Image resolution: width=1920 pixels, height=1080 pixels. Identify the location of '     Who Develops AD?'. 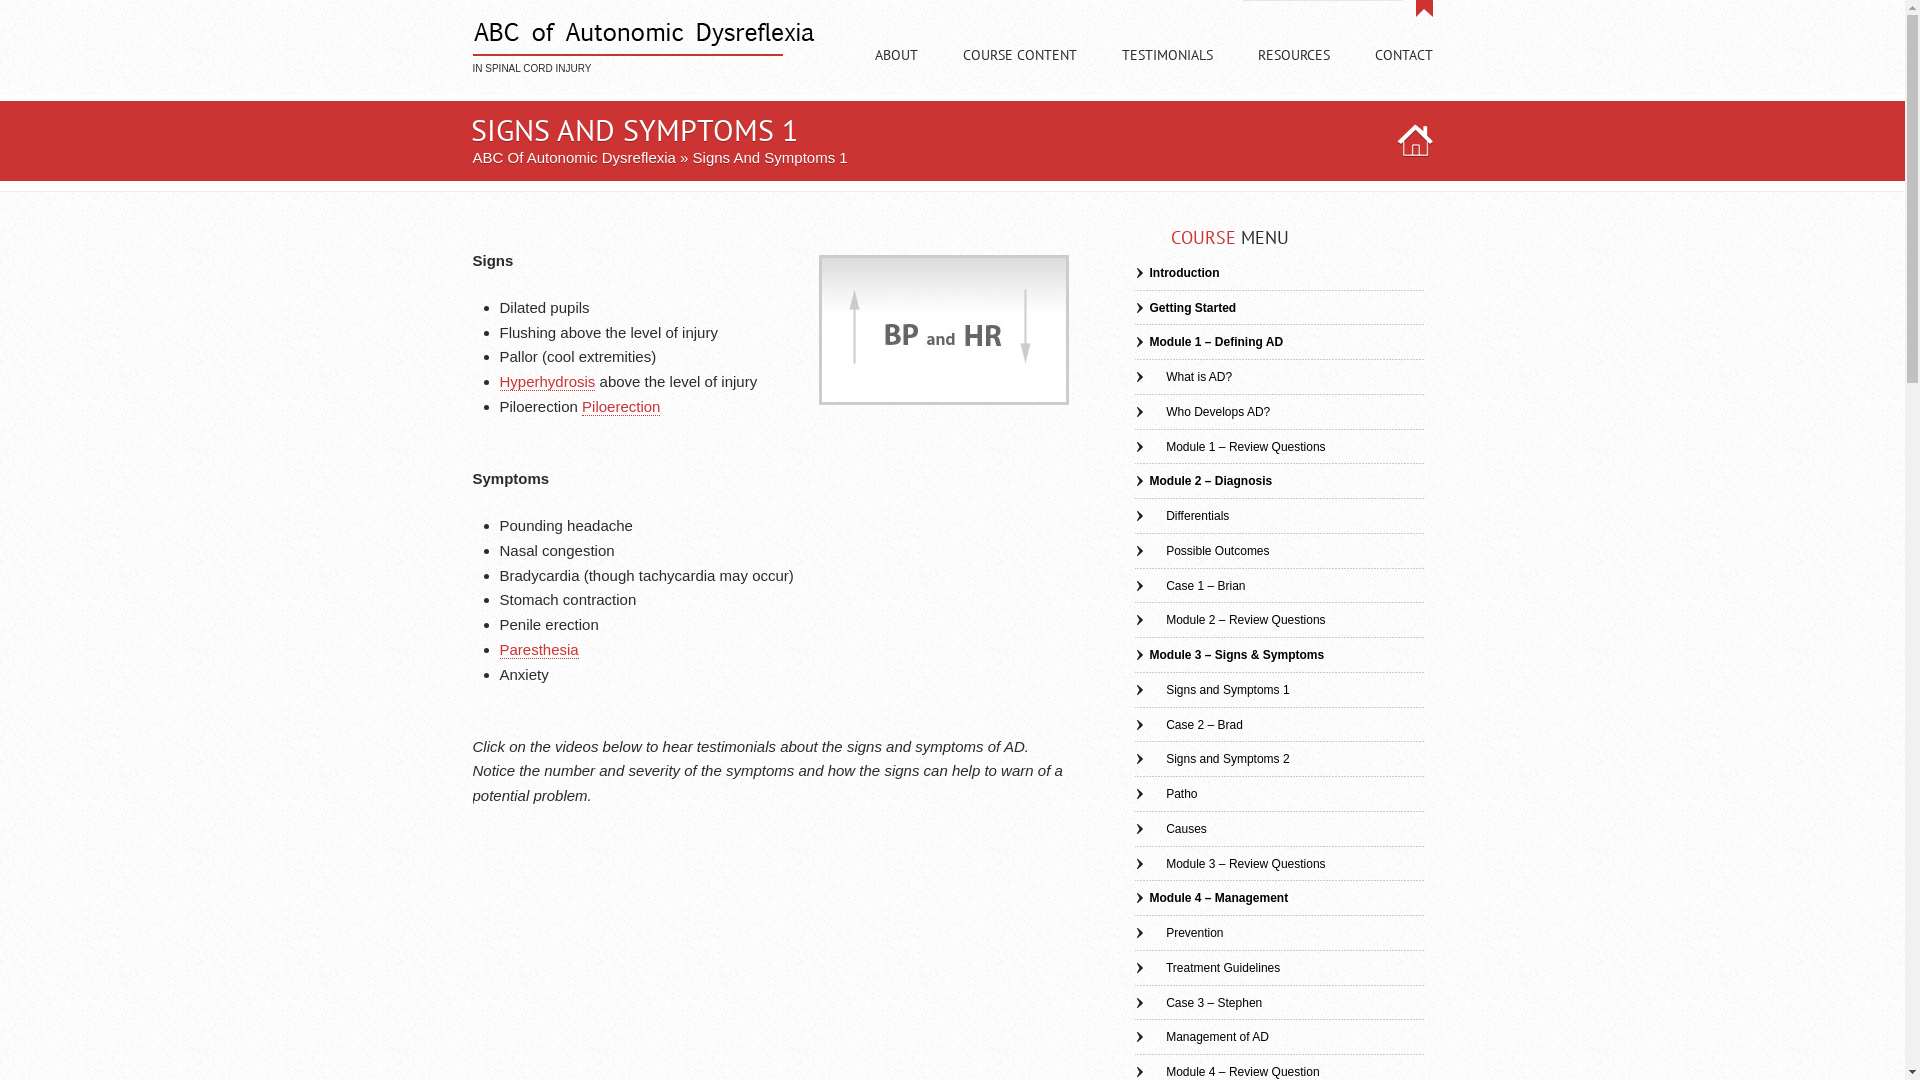
(1200, 411).